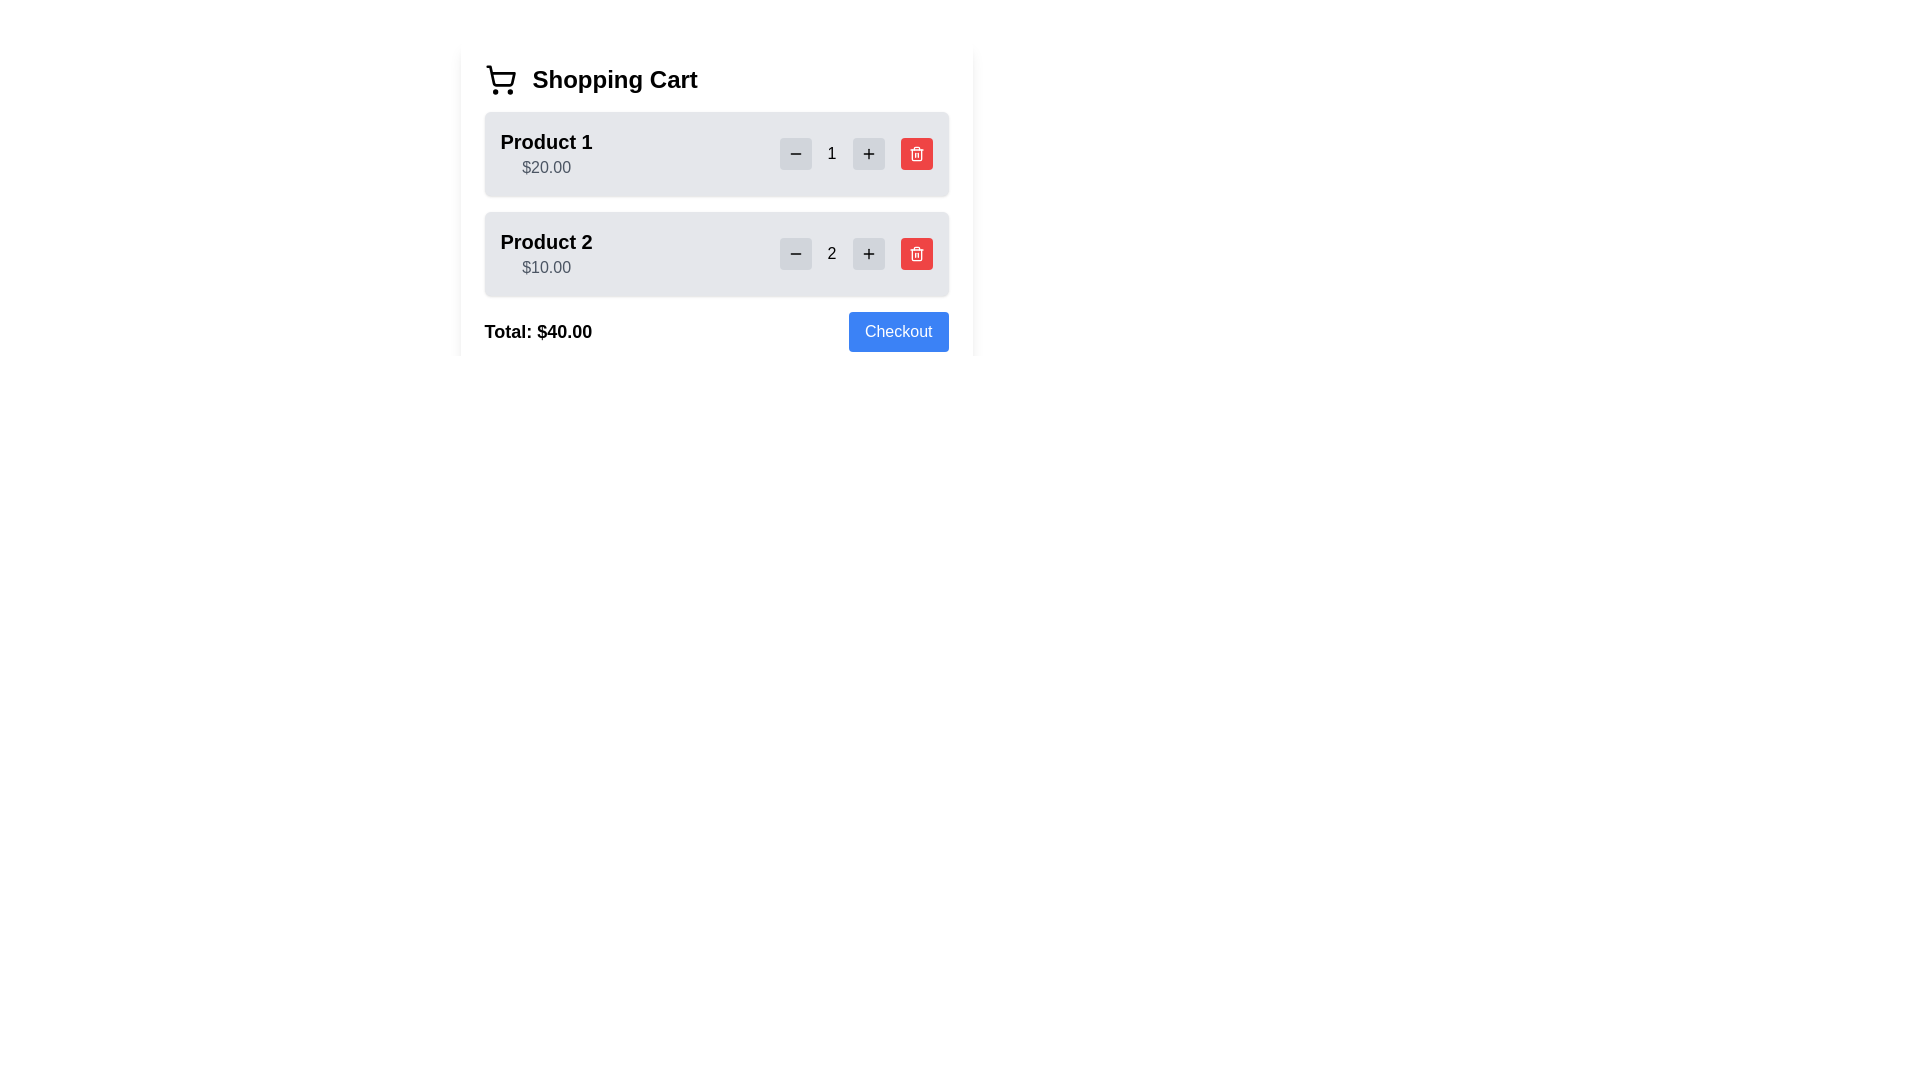 The width and height of the screenshot is (1920, 1080). Describe the element at coordinates (546, 141) in the screenshot. I see `the label displaying the title of the first product in the shopping cart, located in the top-left section above the price label` at that location.